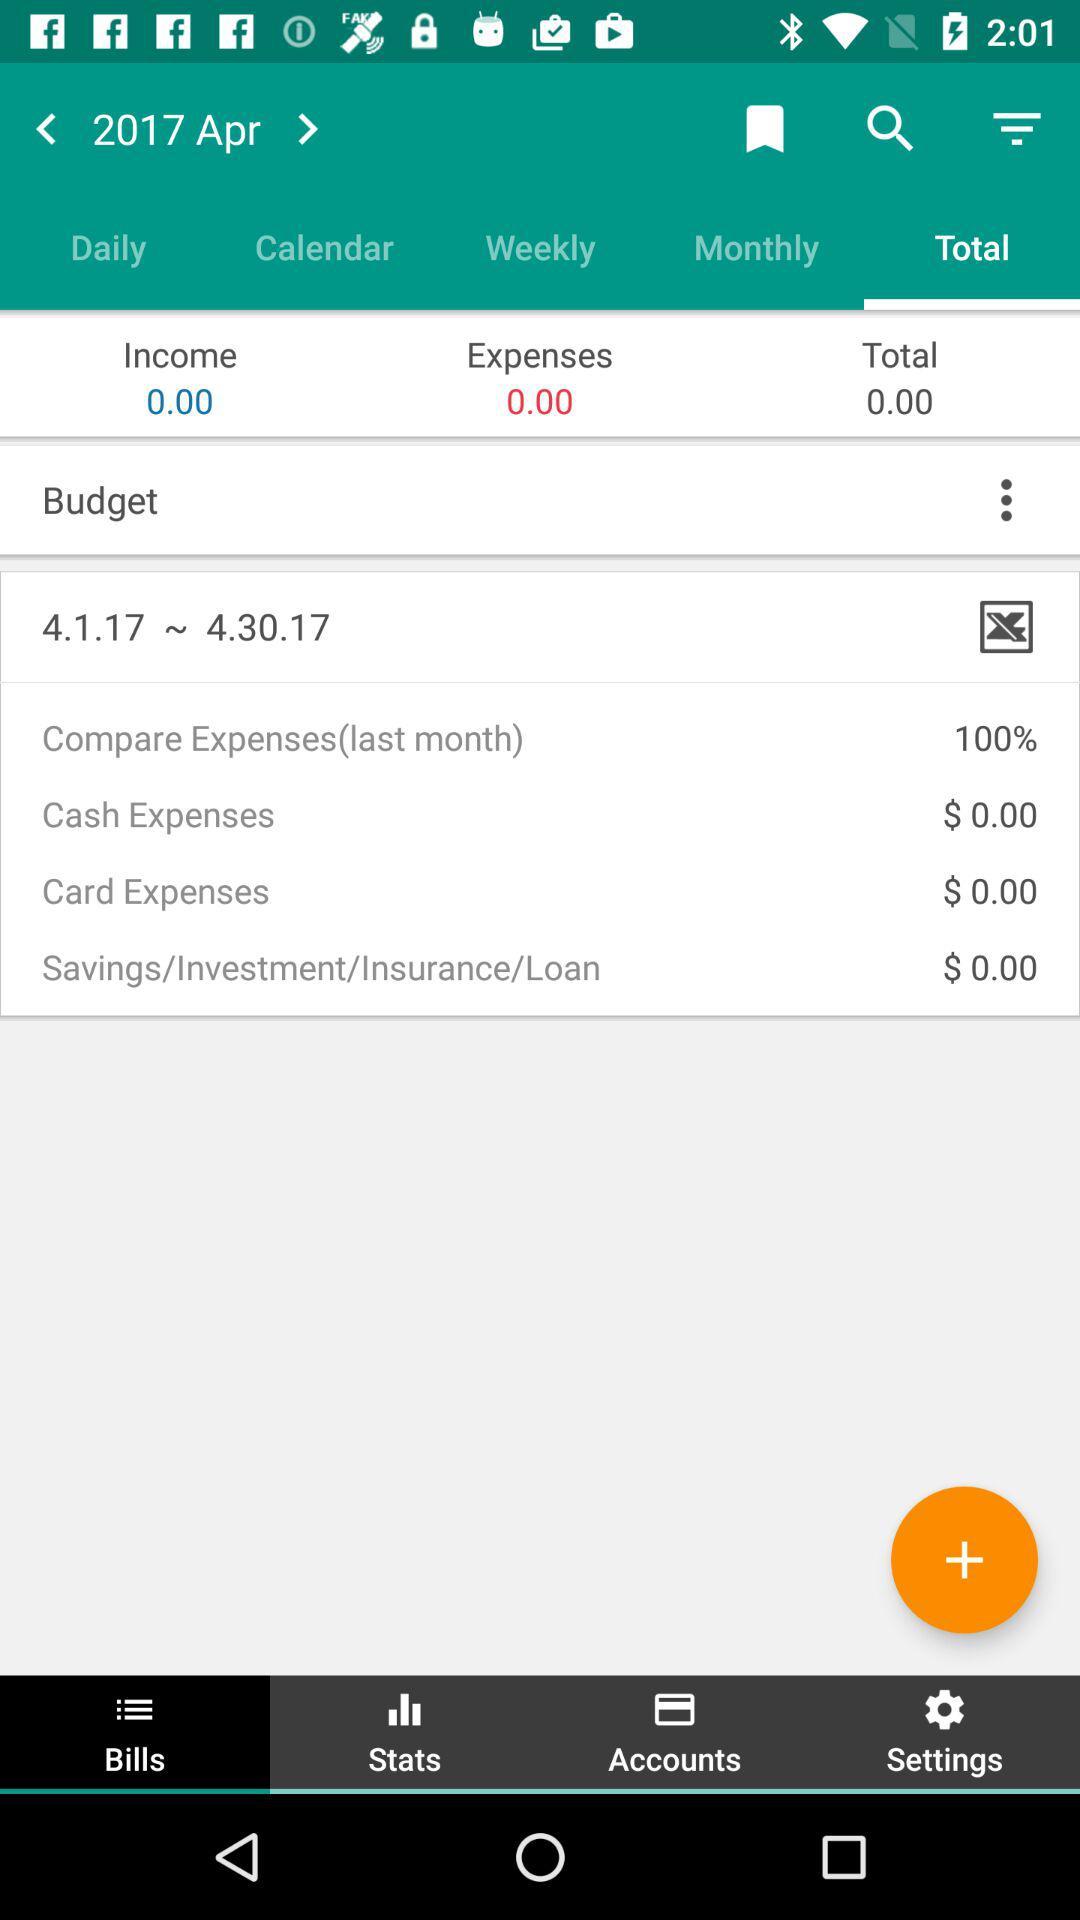 Image resolution: width=1080 pixels, height=1920 pixels. What do you see at coordinates (307, 127) in the screenshot?
I see `the arrow_forward icon` at bounding box center [307, 127].